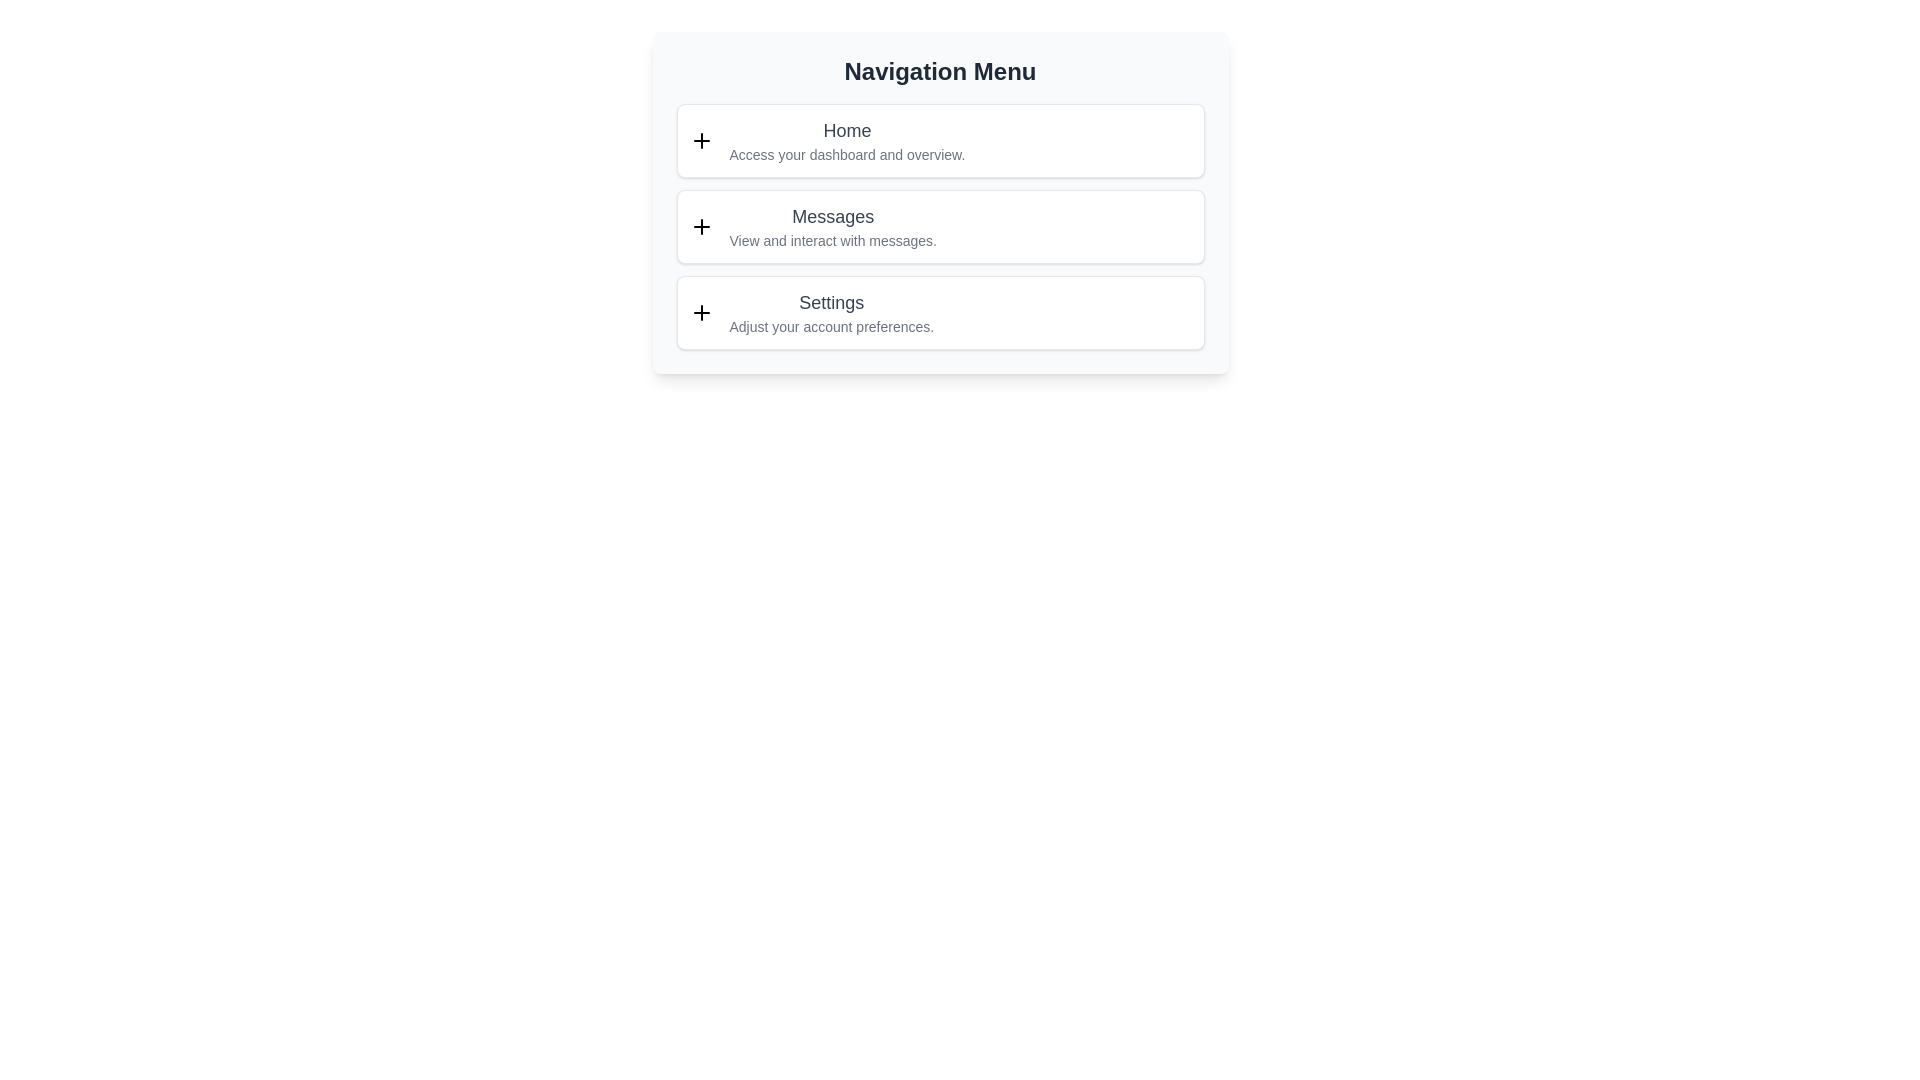 This screenshot has height=1080, width=1920. I want to click on the Text label within the Navigation Menu that leads to the dashboard or overview page, so click(847, 140).